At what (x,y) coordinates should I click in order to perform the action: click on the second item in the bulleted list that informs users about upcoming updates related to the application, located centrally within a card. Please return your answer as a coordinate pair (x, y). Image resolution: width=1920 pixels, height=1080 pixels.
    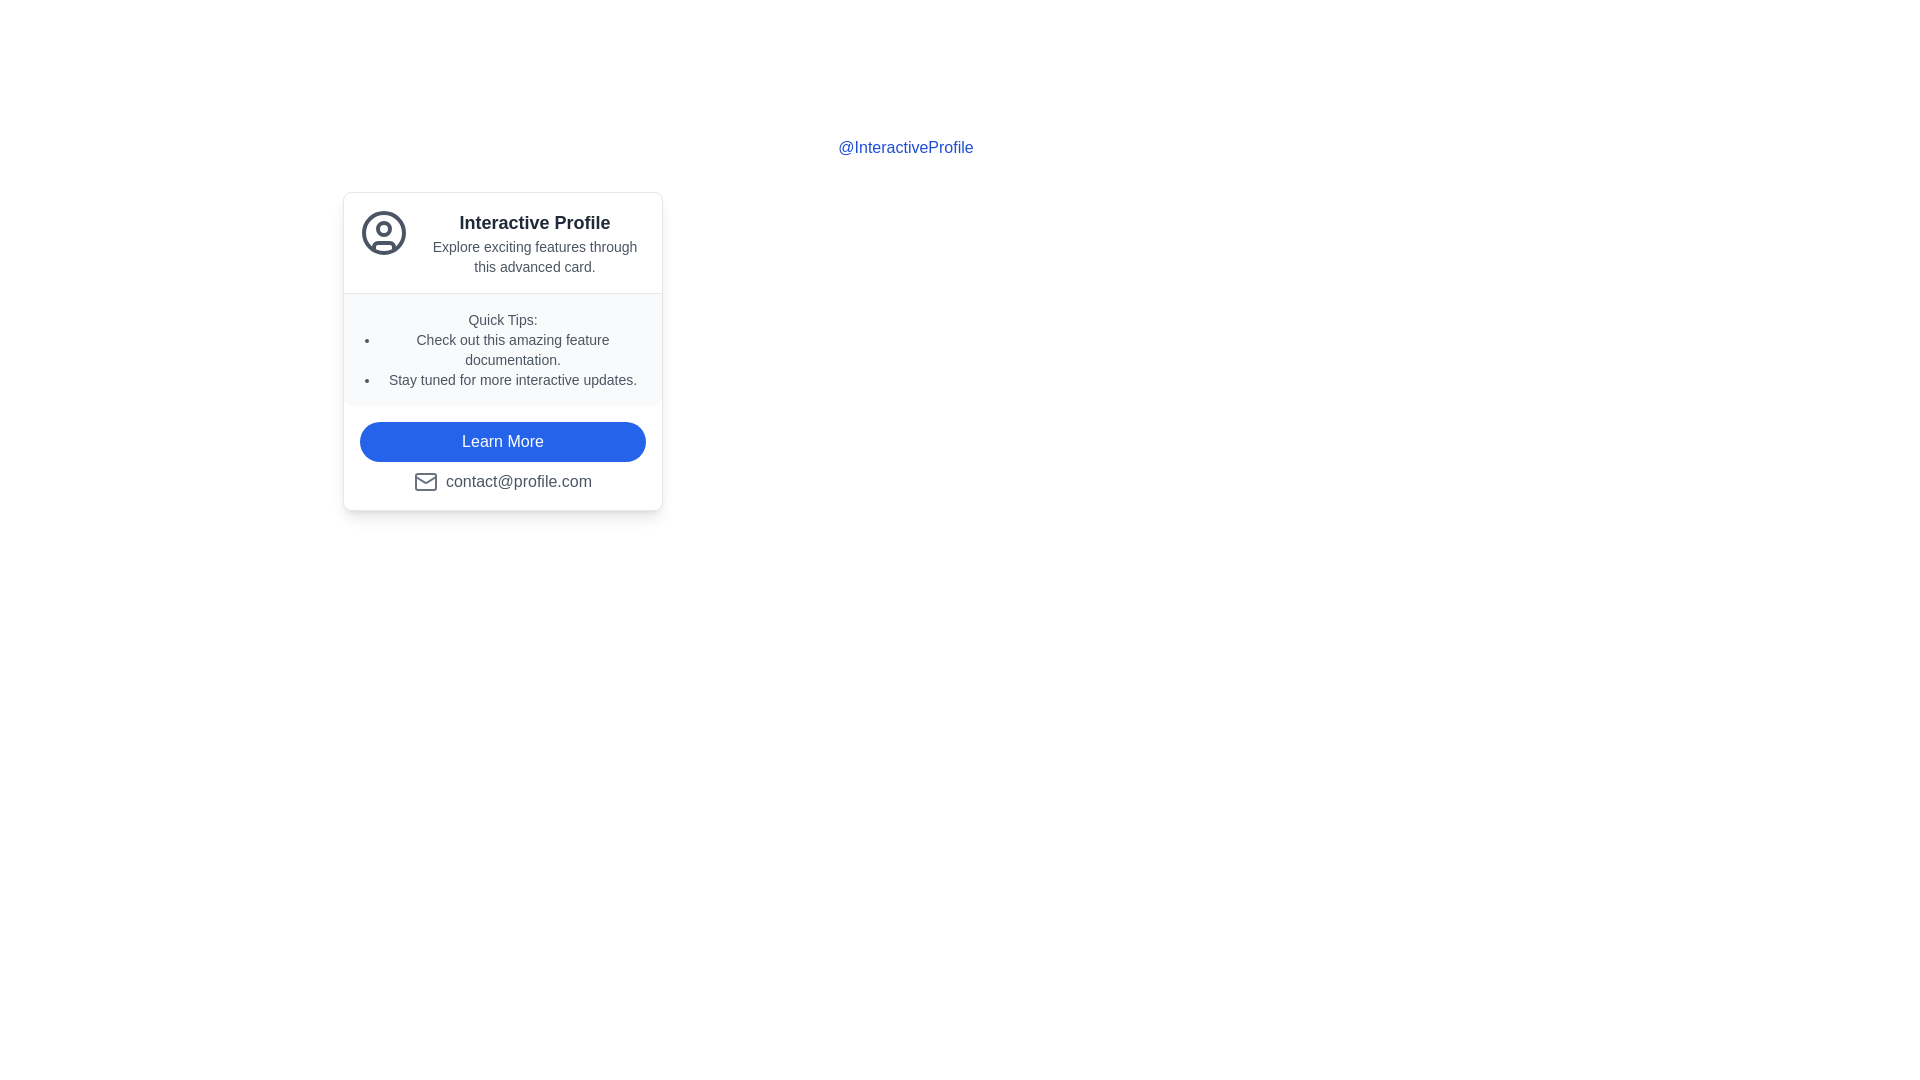
    Looking at the image, I should click on (513, 380).